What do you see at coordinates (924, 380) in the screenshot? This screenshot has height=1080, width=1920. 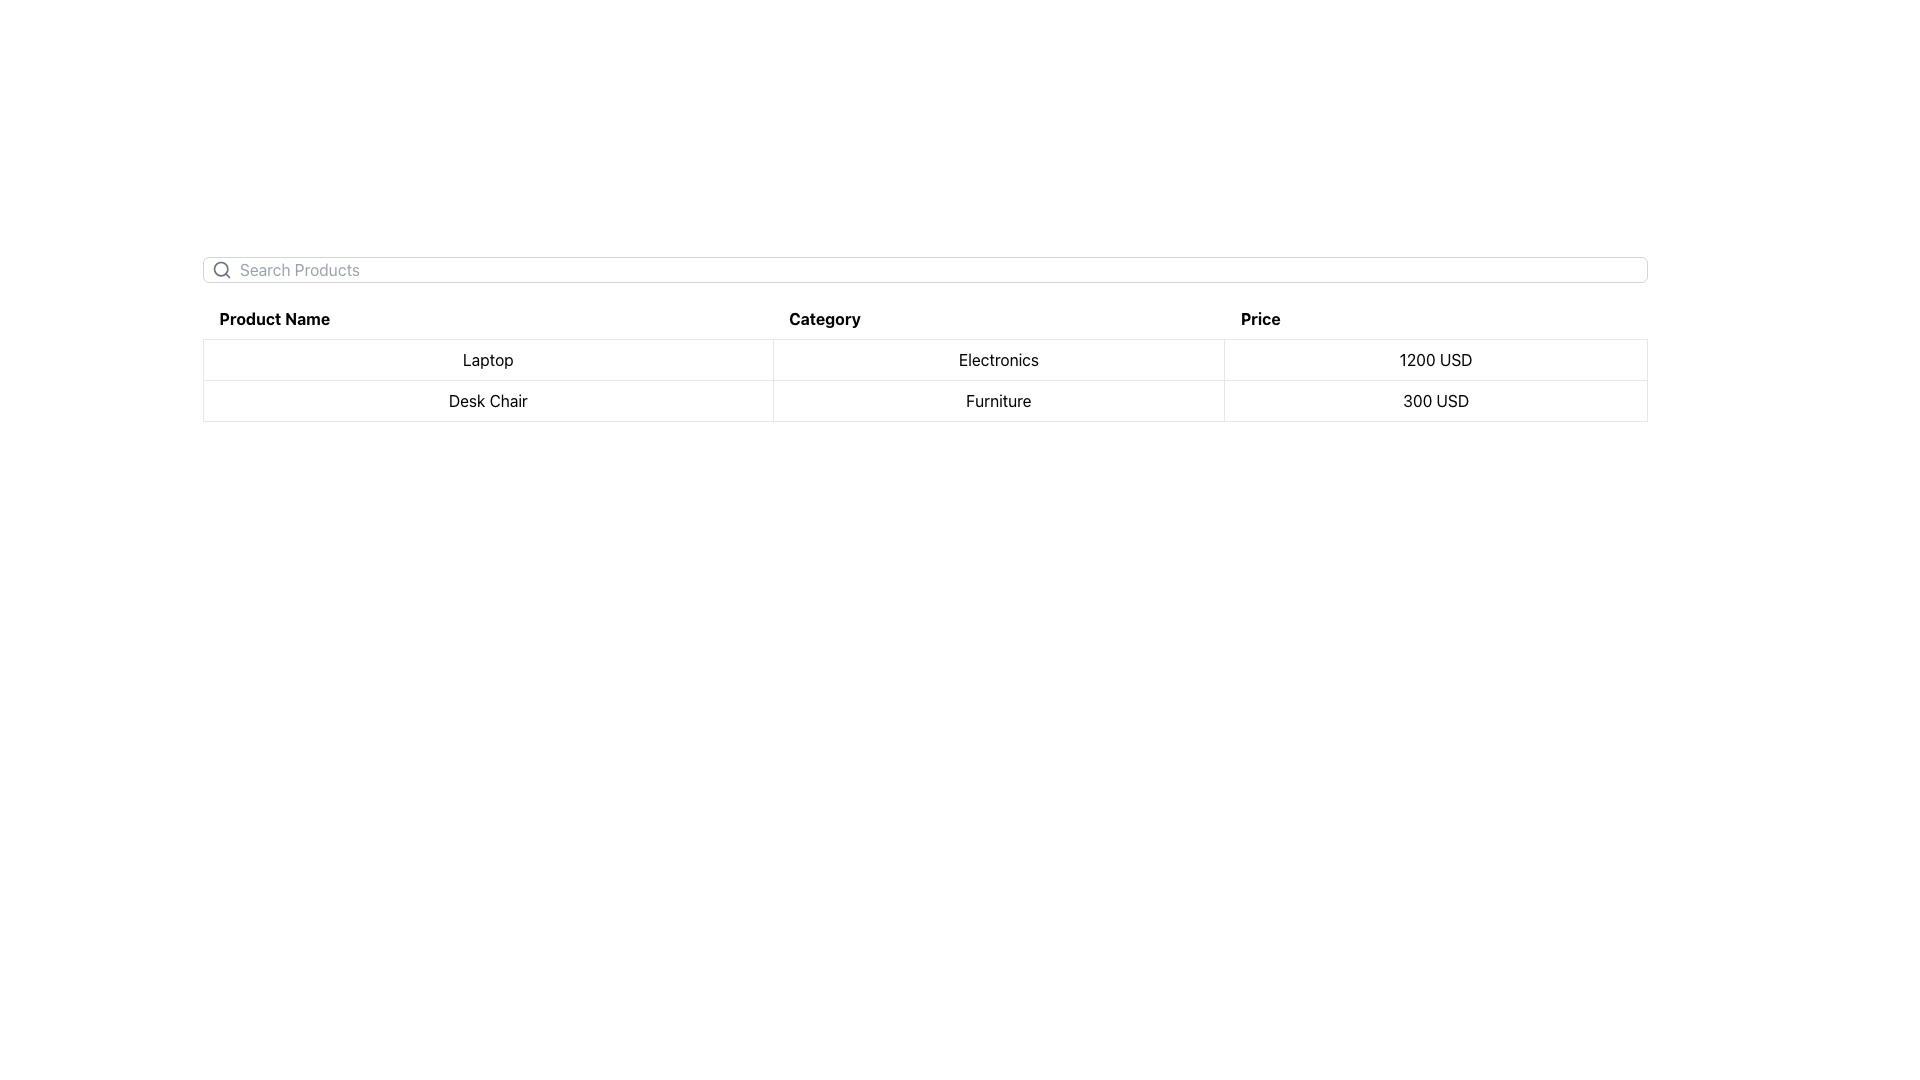 I see `the second row` at bounding box center [924, 380].